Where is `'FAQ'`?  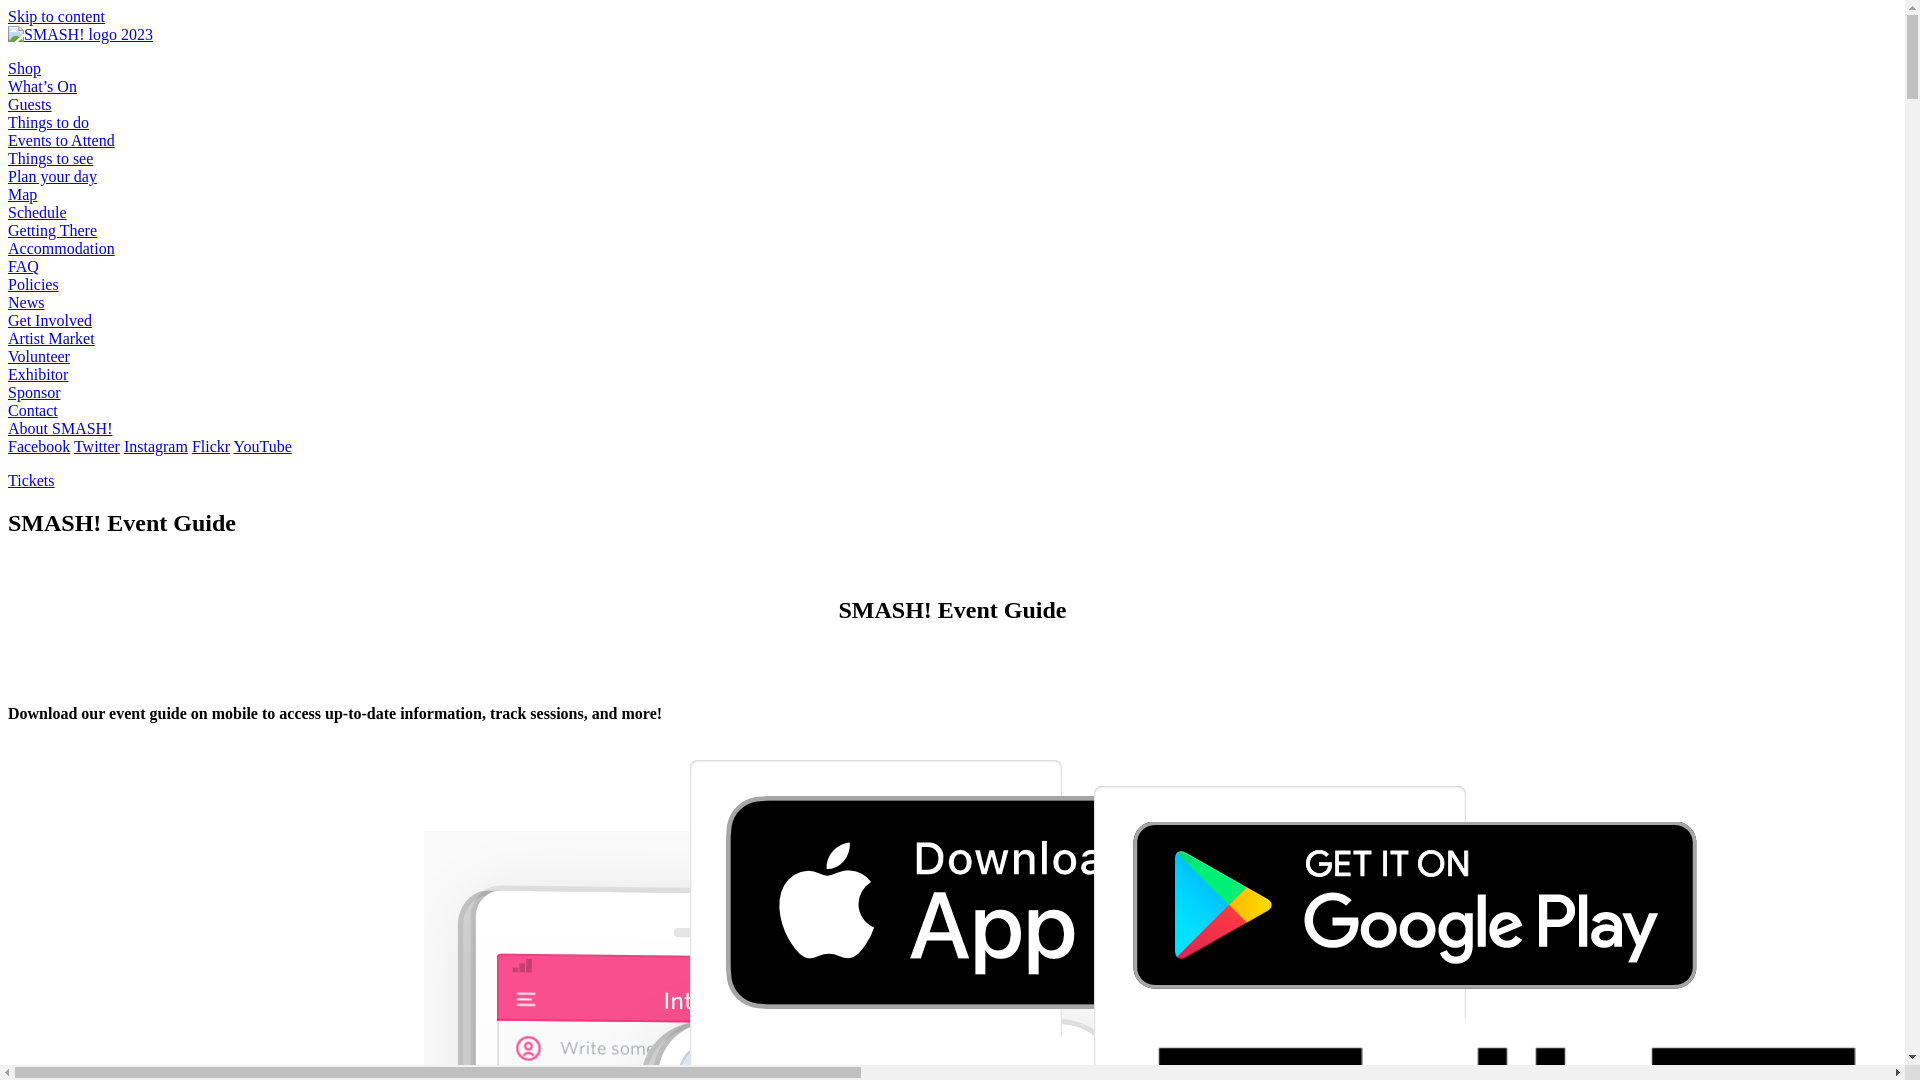 'FAQ' is located at coordinates (23, 265).